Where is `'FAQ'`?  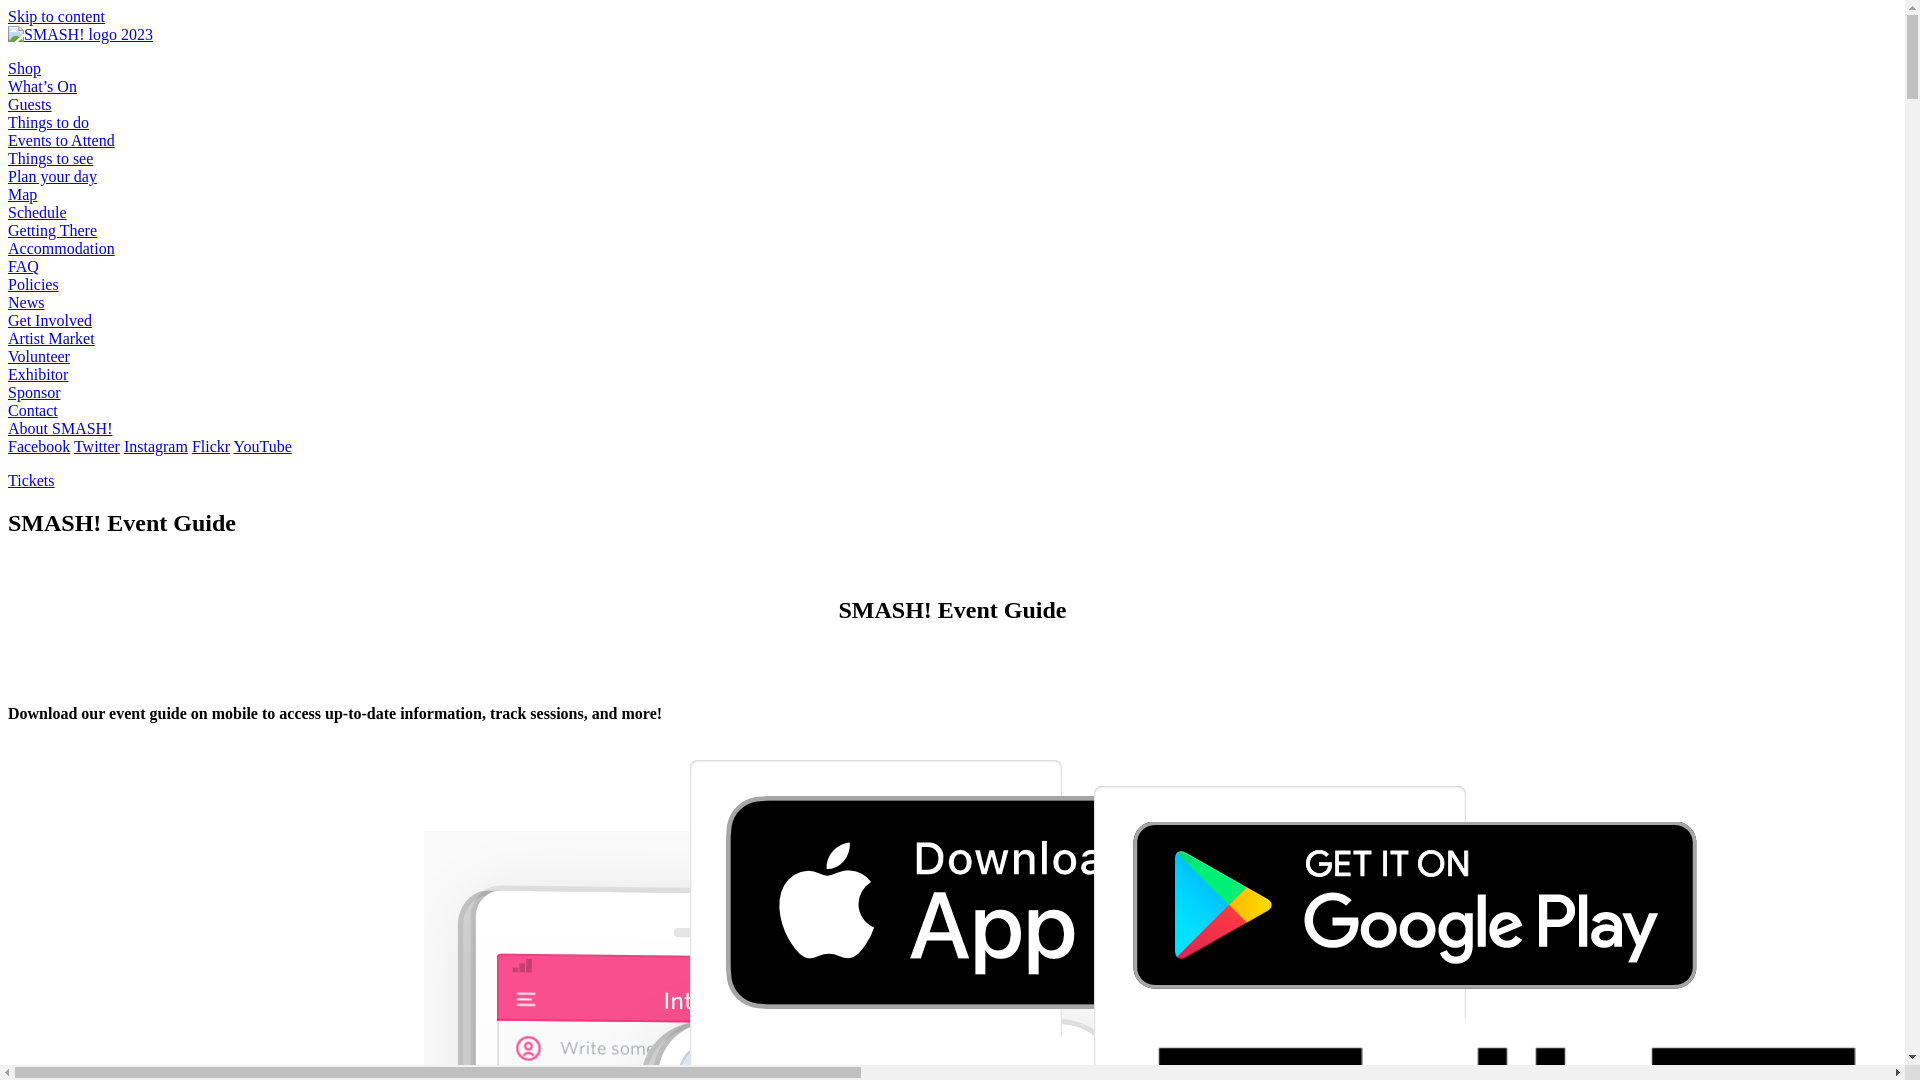 'FAQ' is located at coordinates (23, 265).